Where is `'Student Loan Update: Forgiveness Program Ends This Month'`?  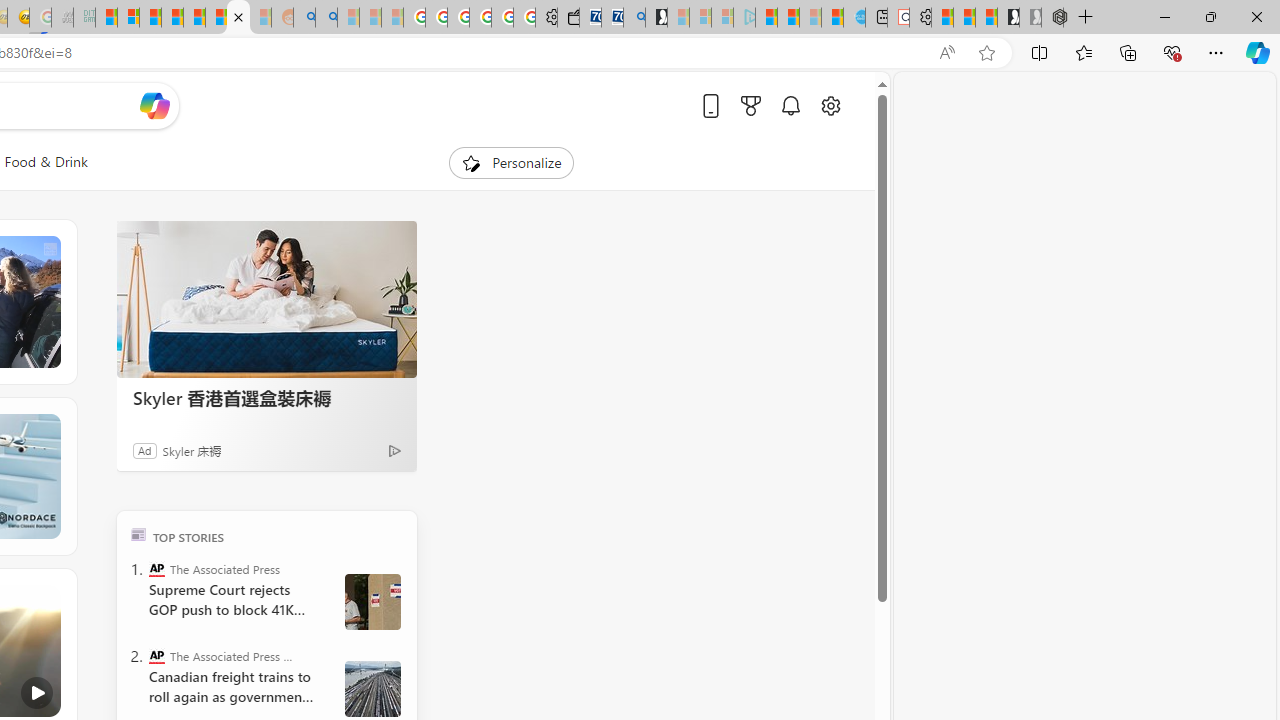
'Student Loan Update: Forgiveness Program Ends This Month' is located at coordinates (172, 17).